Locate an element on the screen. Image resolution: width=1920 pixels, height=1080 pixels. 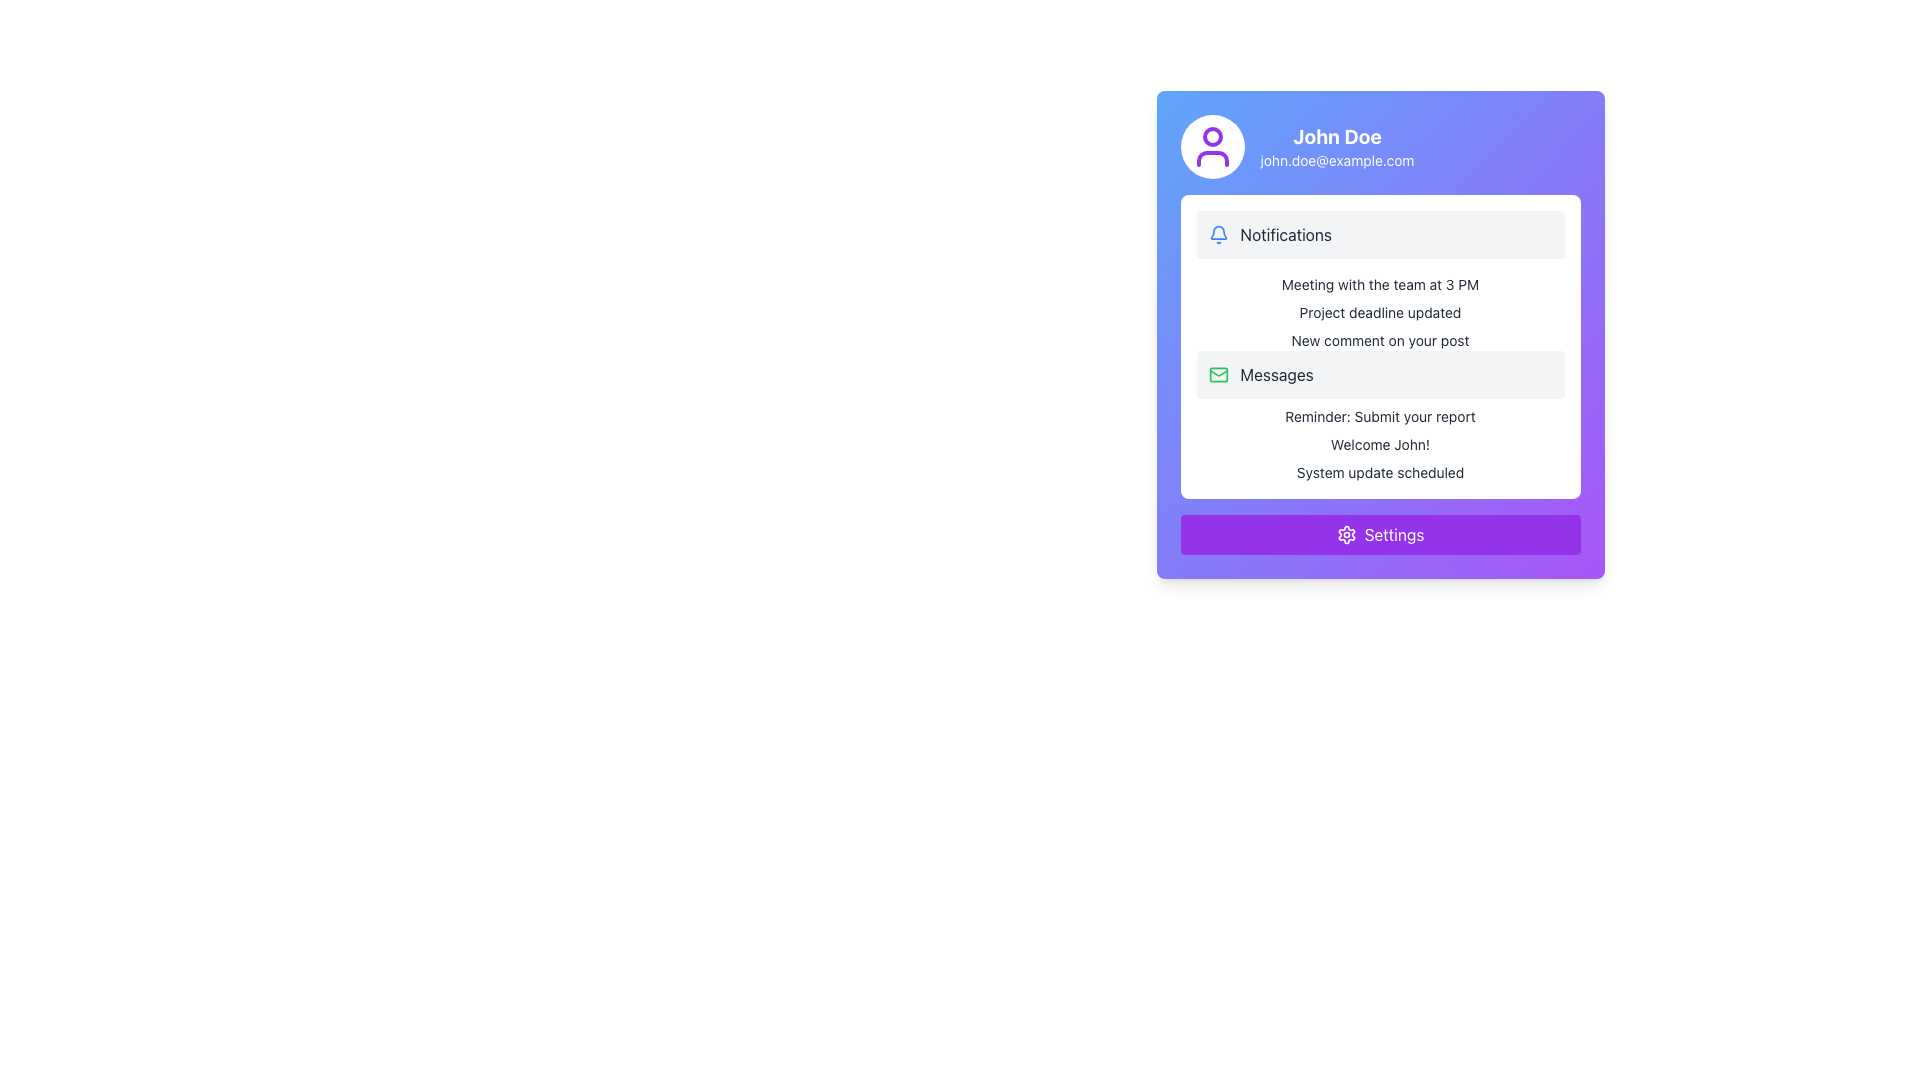
the gear icon representing settings functionality, located to the left of the 'Settings' label within a purple button at the bottom of the user interface card is located at coordinates (1346, 534).